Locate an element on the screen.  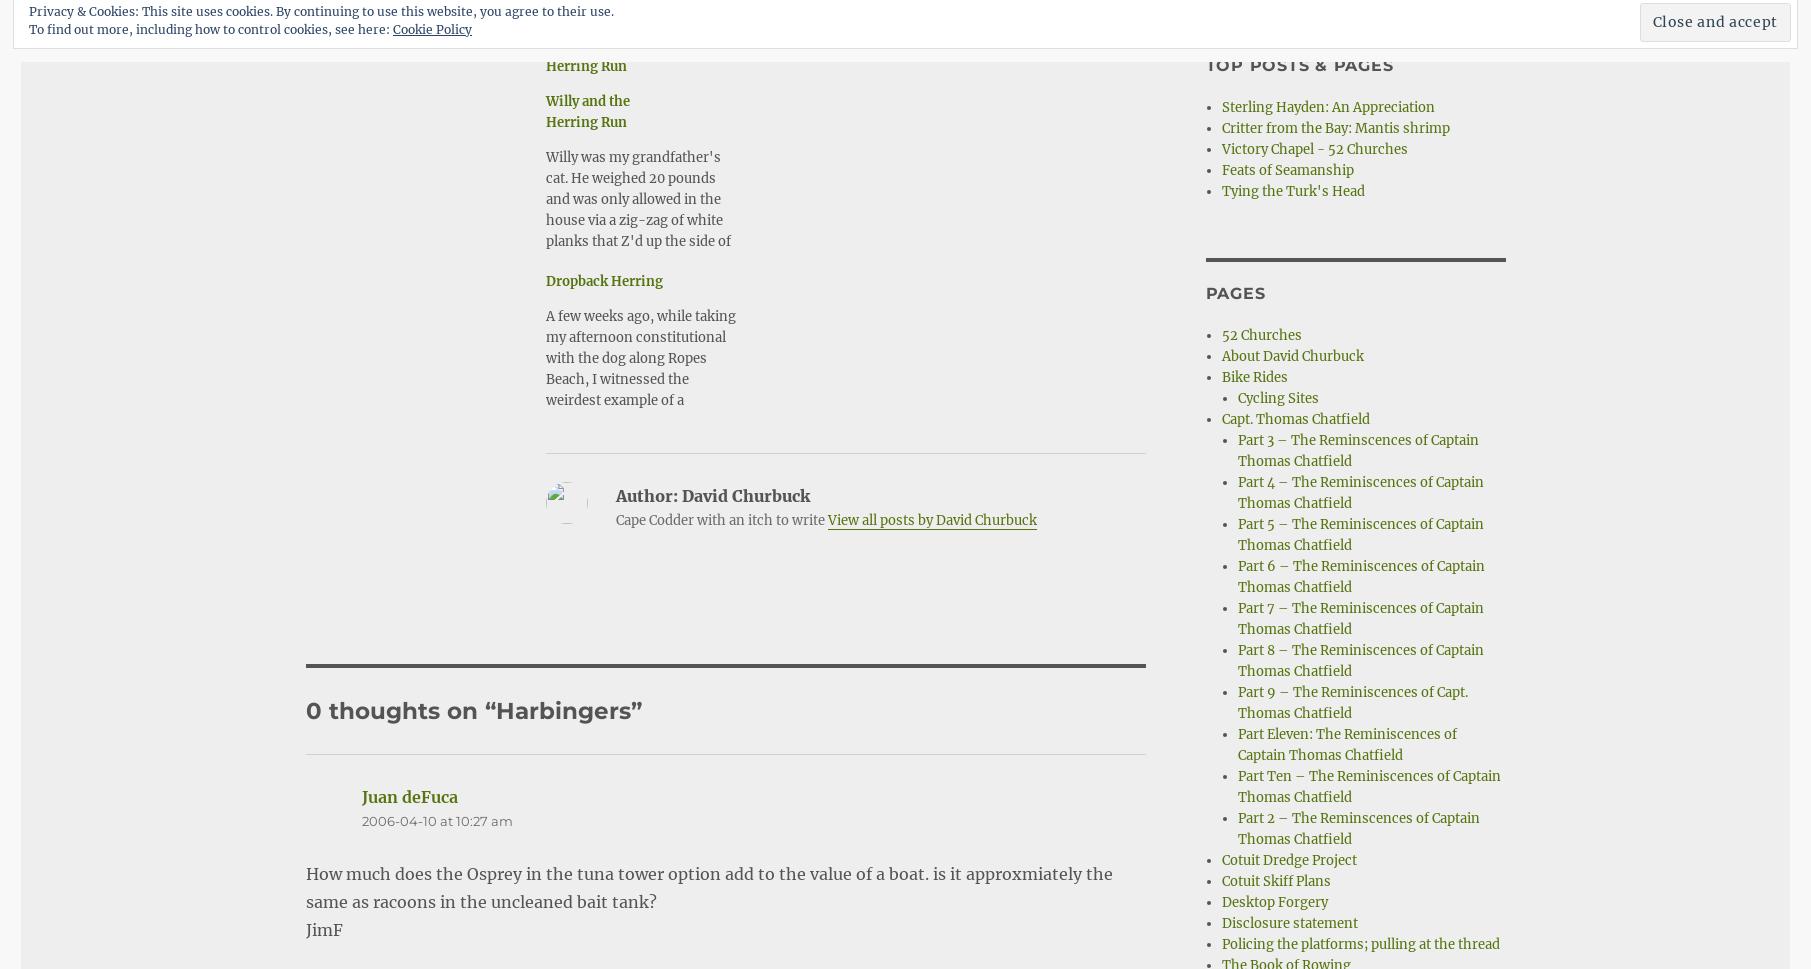
'Privacy & Cookies: This site uses cookies. By continuing to use this website, you agree to their use.' is located at coordinates (320, 11).